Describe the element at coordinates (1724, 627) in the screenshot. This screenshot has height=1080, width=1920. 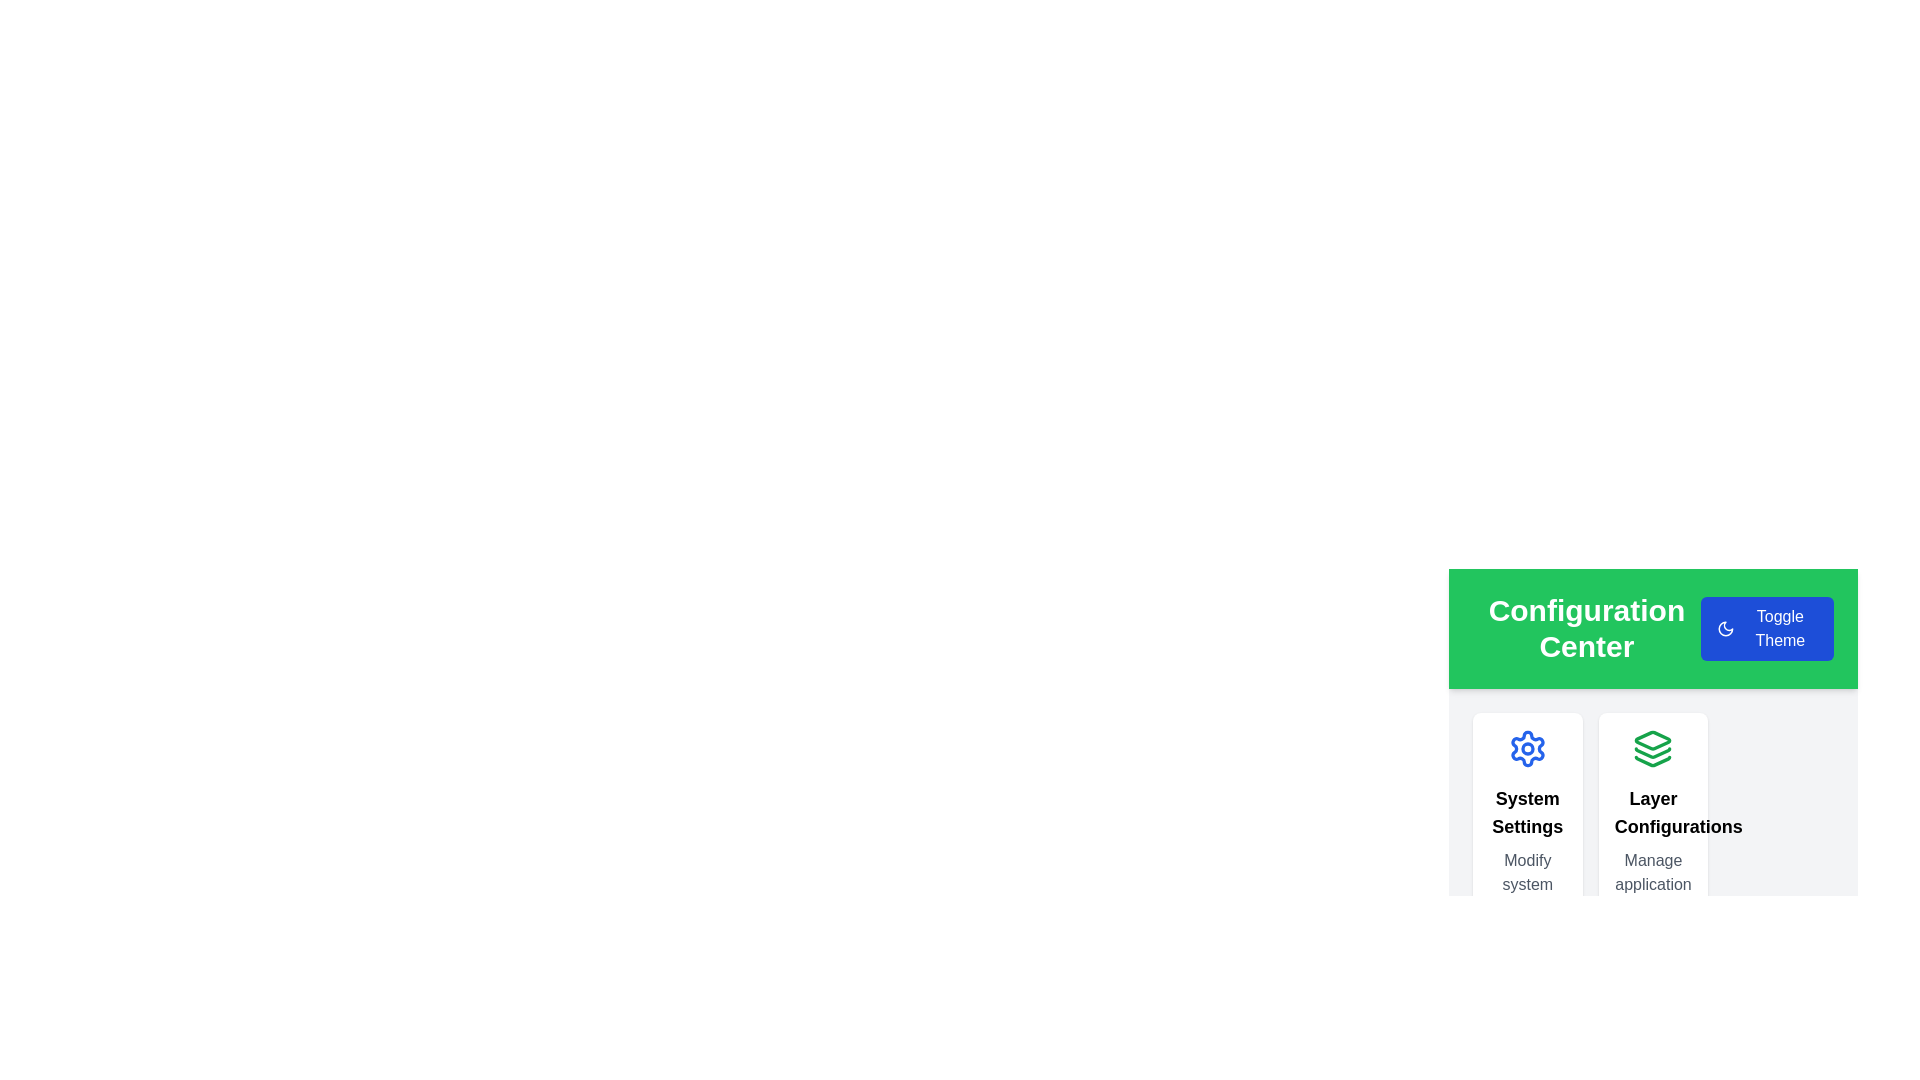
I see `the crescent moon icon located on the right side of the green header bar, next to the blue button labeled 'Toggle Theme', to toggle the application theme` at that location.